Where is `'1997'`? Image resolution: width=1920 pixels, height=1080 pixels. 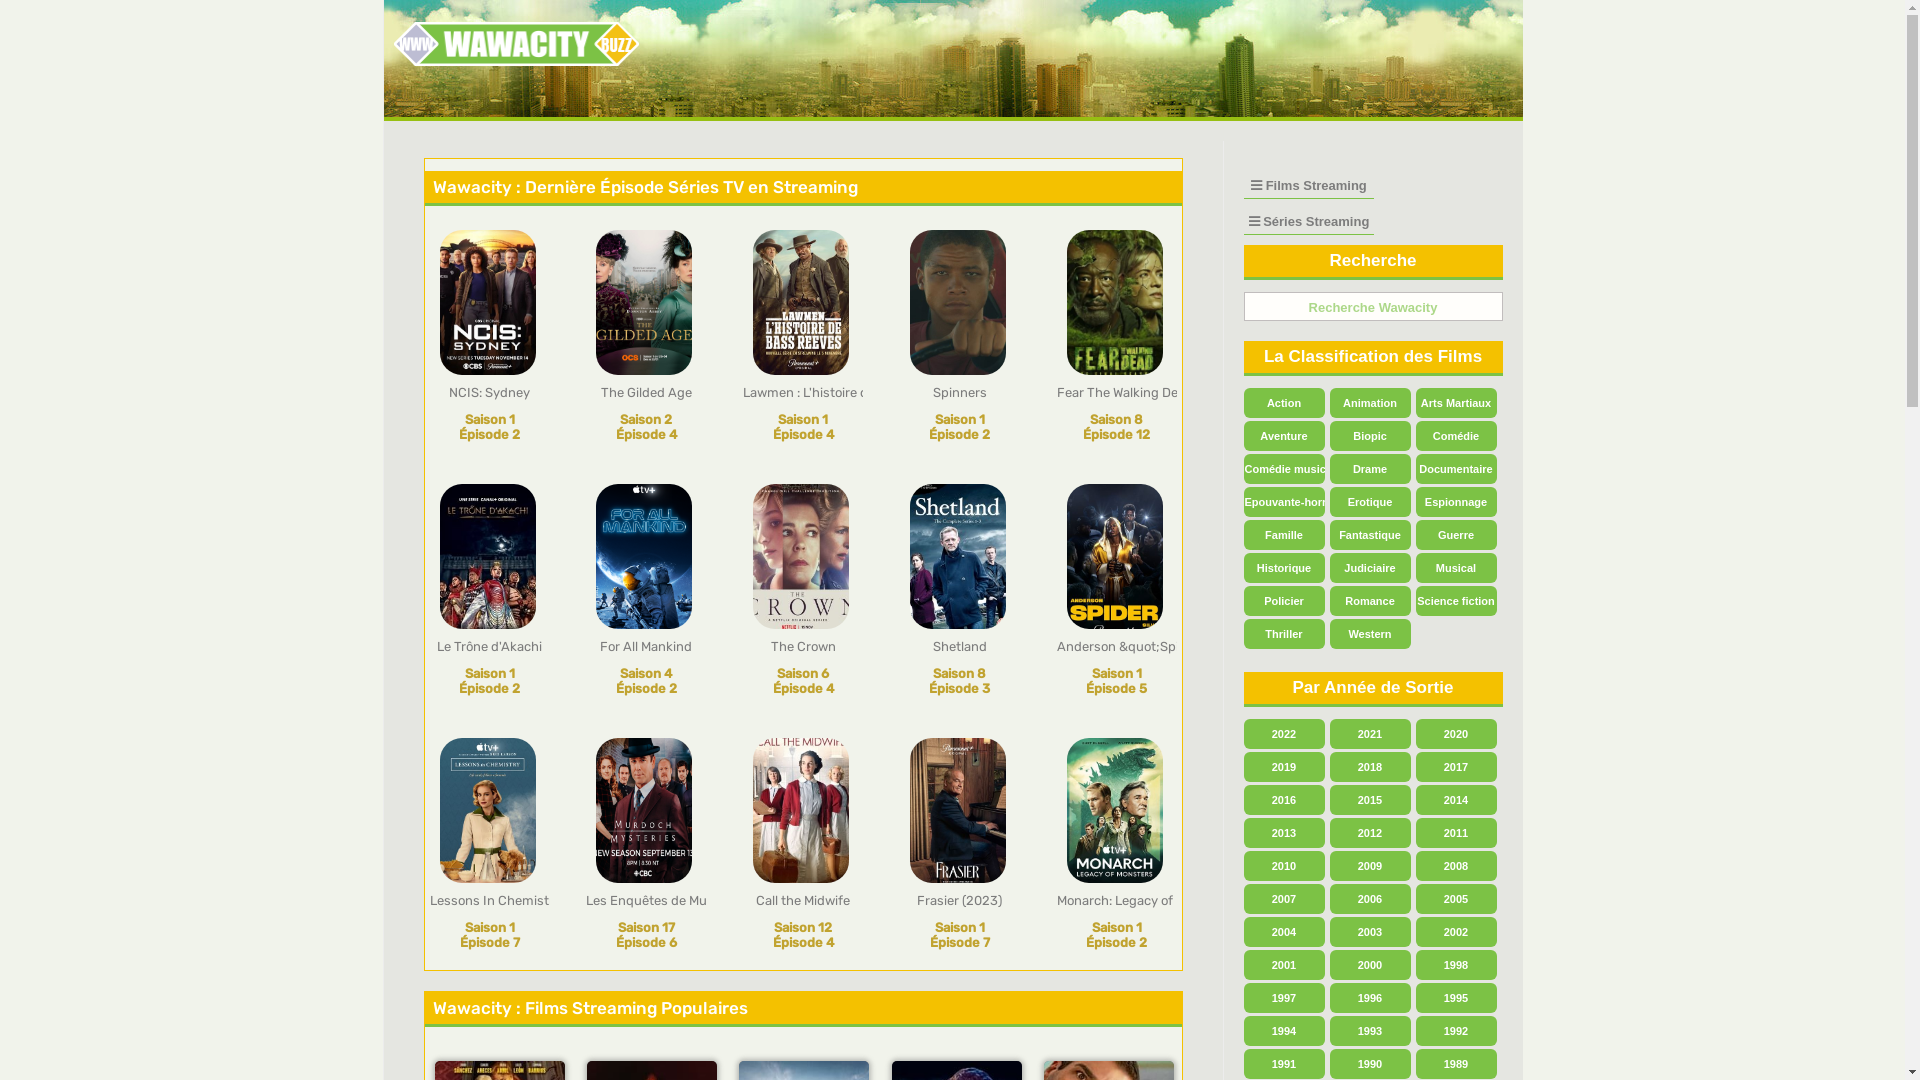
'1997' is located at coordinates (1284, 998).